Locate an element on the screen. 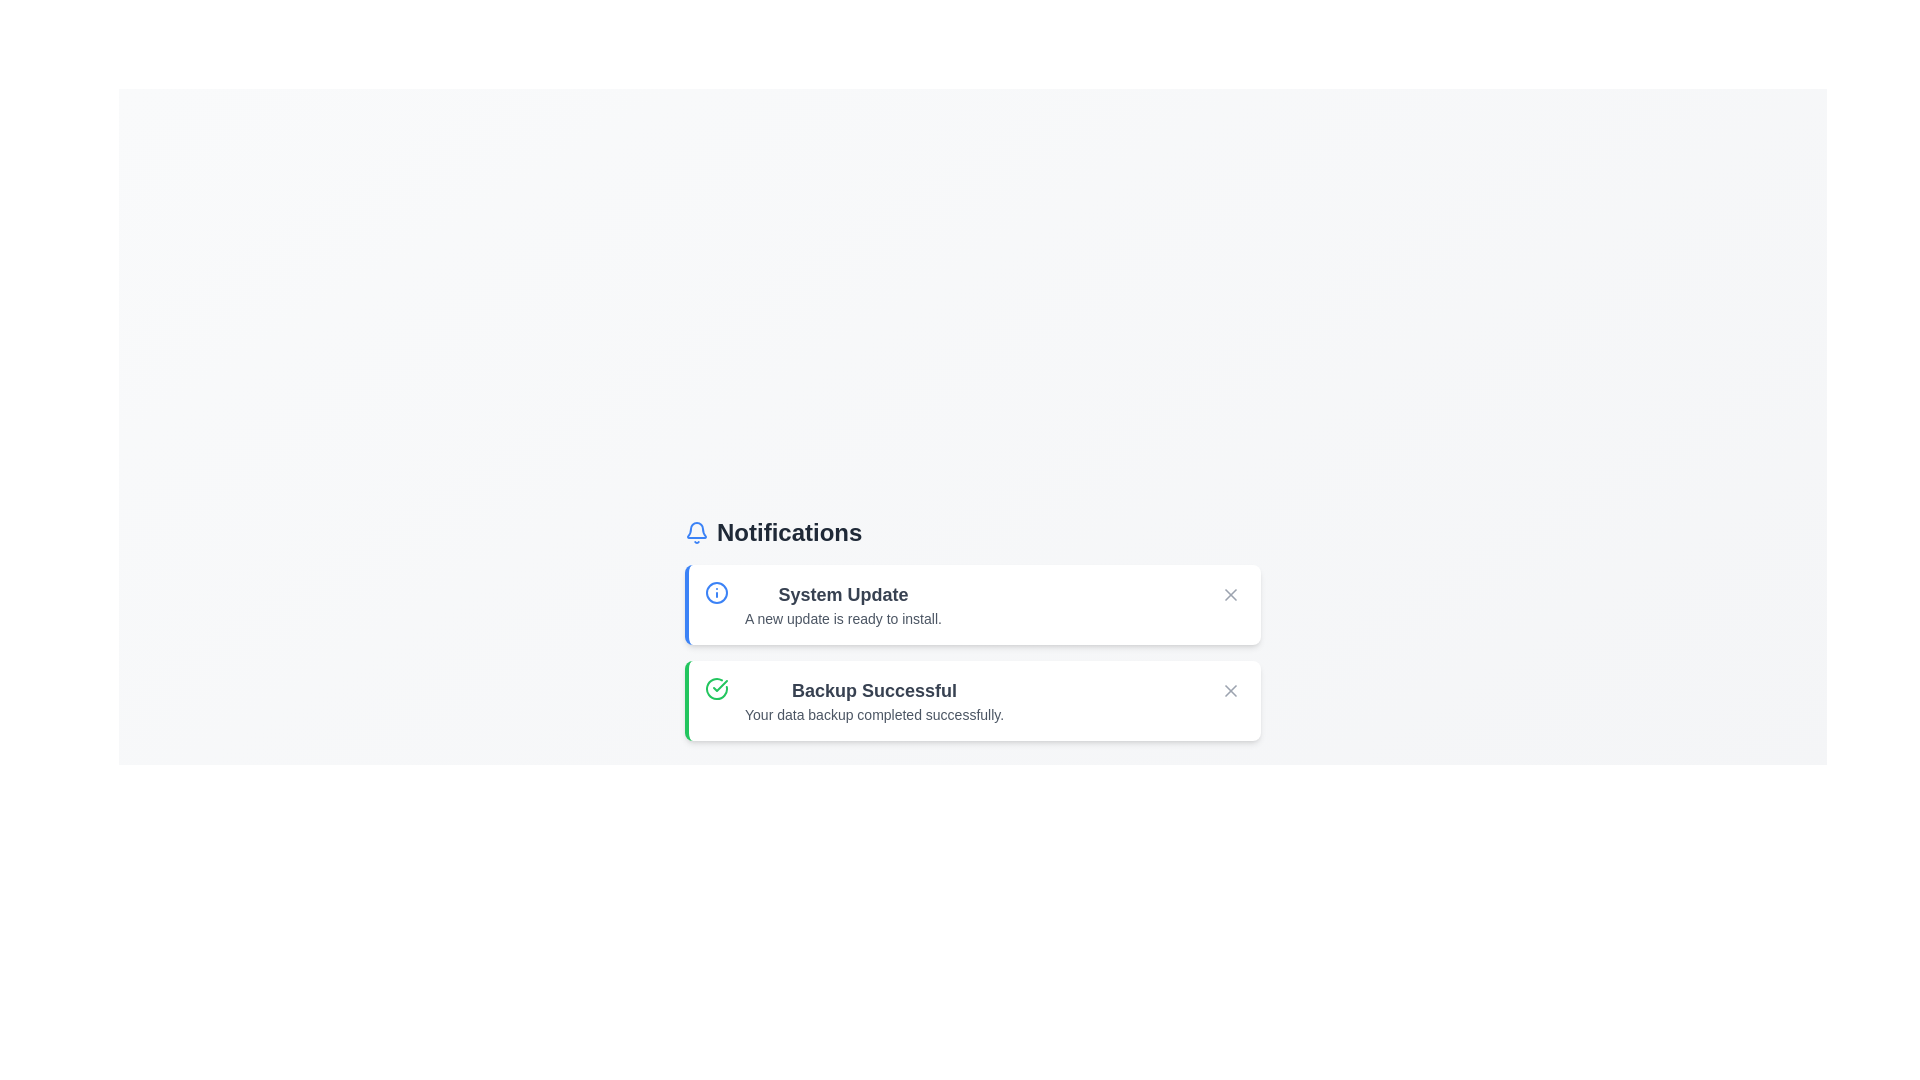 This screenshot has width=1920, height=1080. notification message displayed in the text block that indicates a successful data backup operation, which is located below the 'System Update' notification is located at coordinates (874, 700).